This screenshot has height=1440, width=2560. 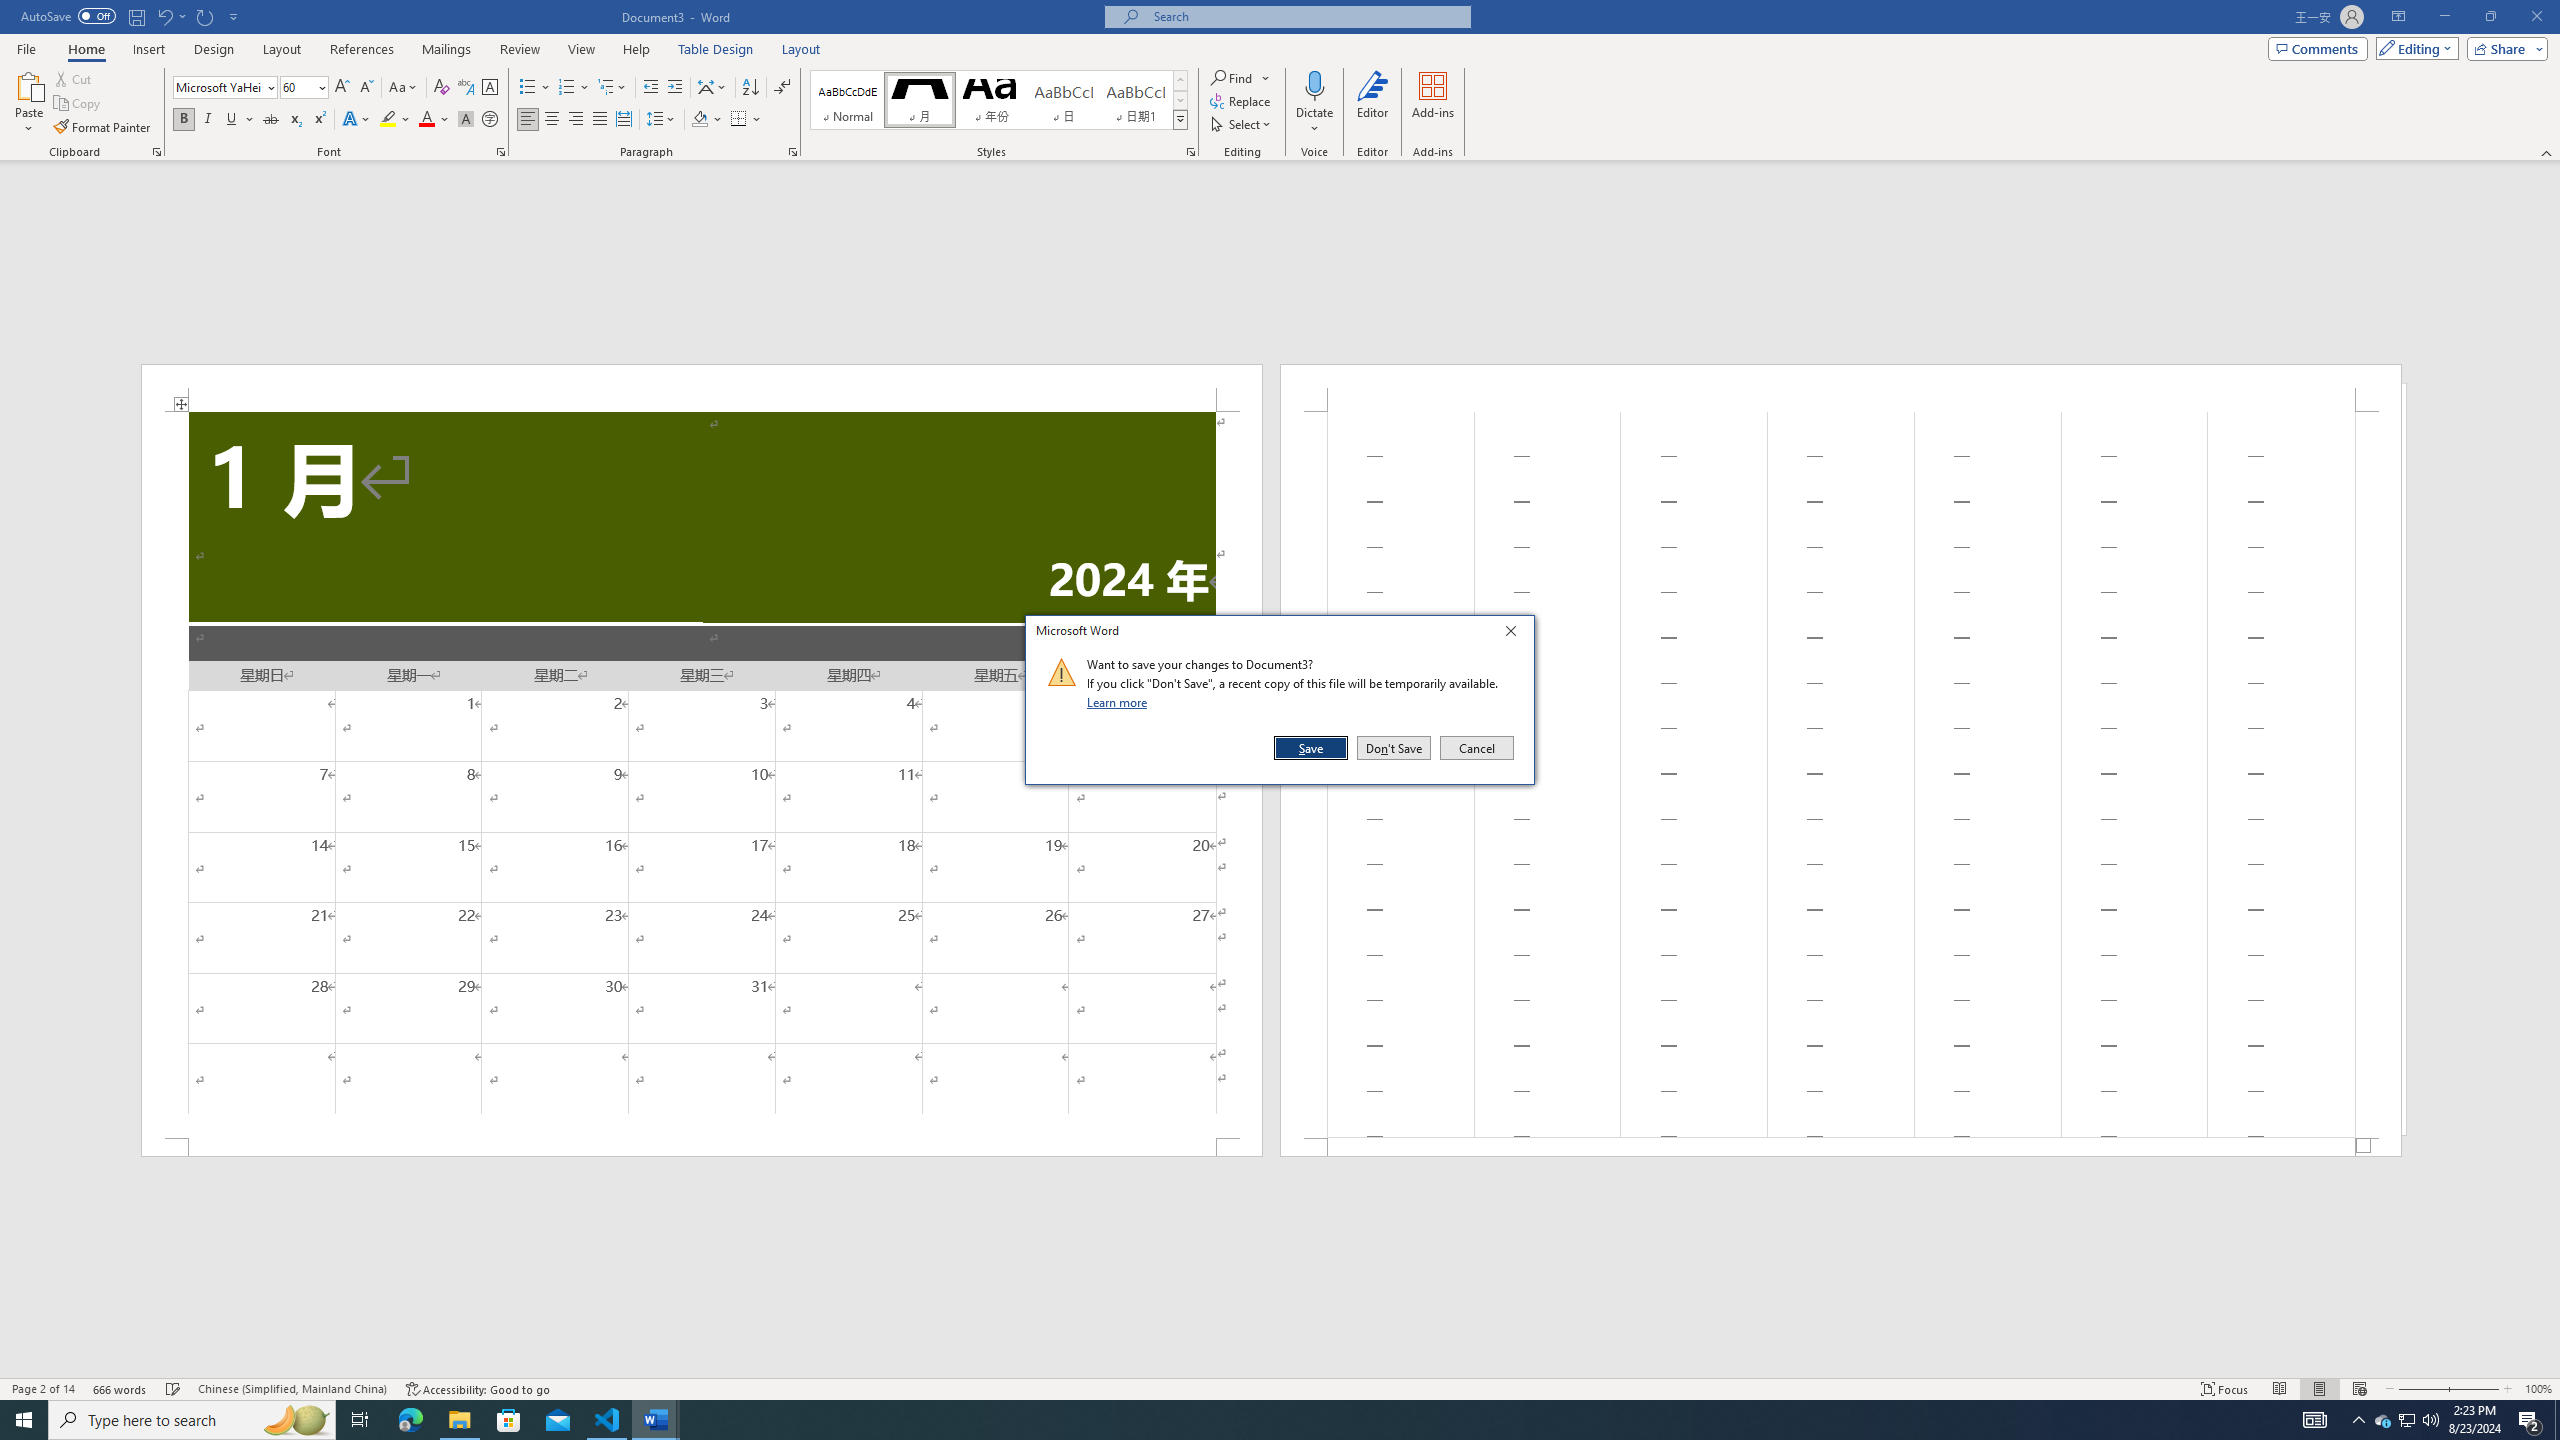 I want to click on 'Cancel', so click(x=1475, y=747).